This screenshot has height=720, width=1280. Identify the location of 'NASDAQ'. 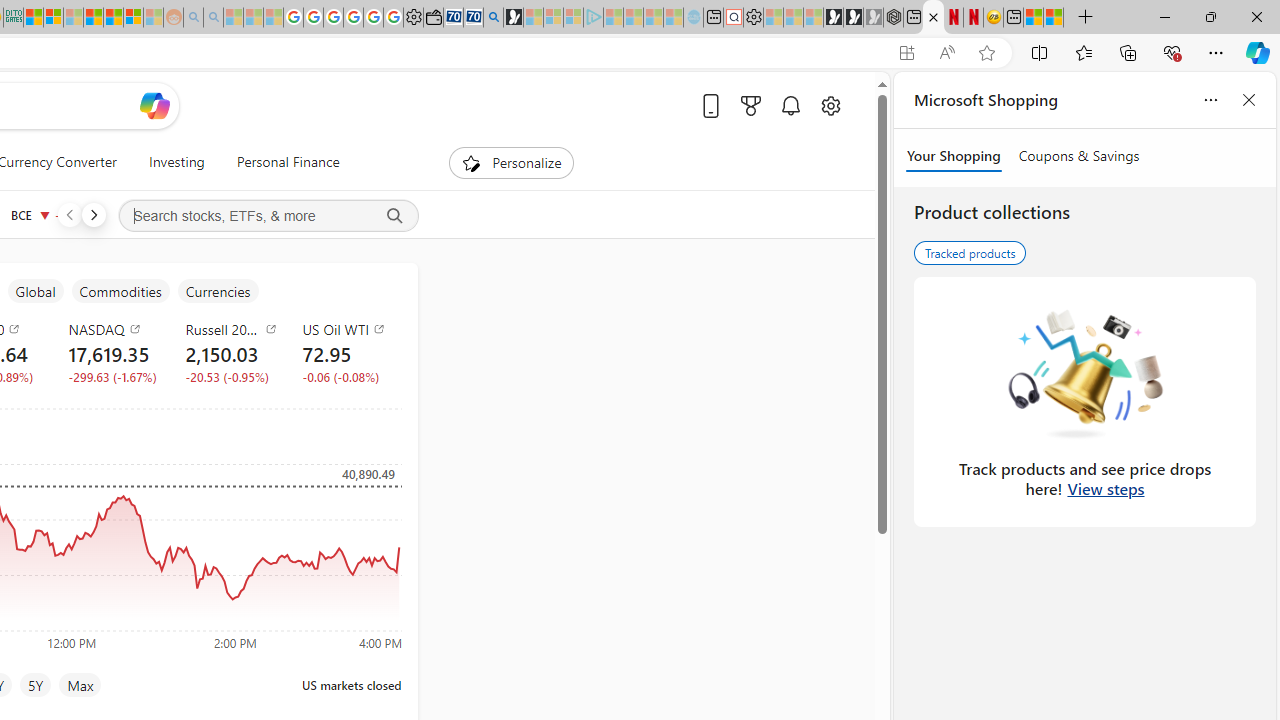
(114, 328).